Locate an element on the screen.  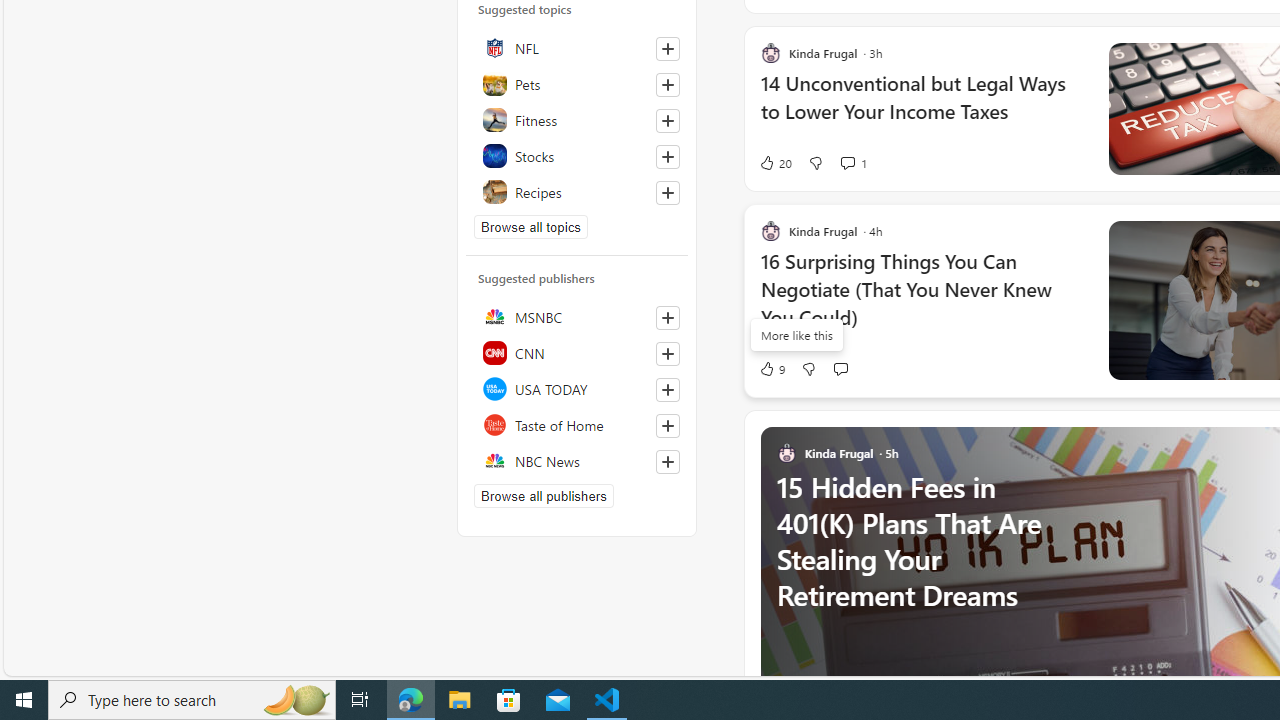
'Pets' is located at coordinates (576, 82).